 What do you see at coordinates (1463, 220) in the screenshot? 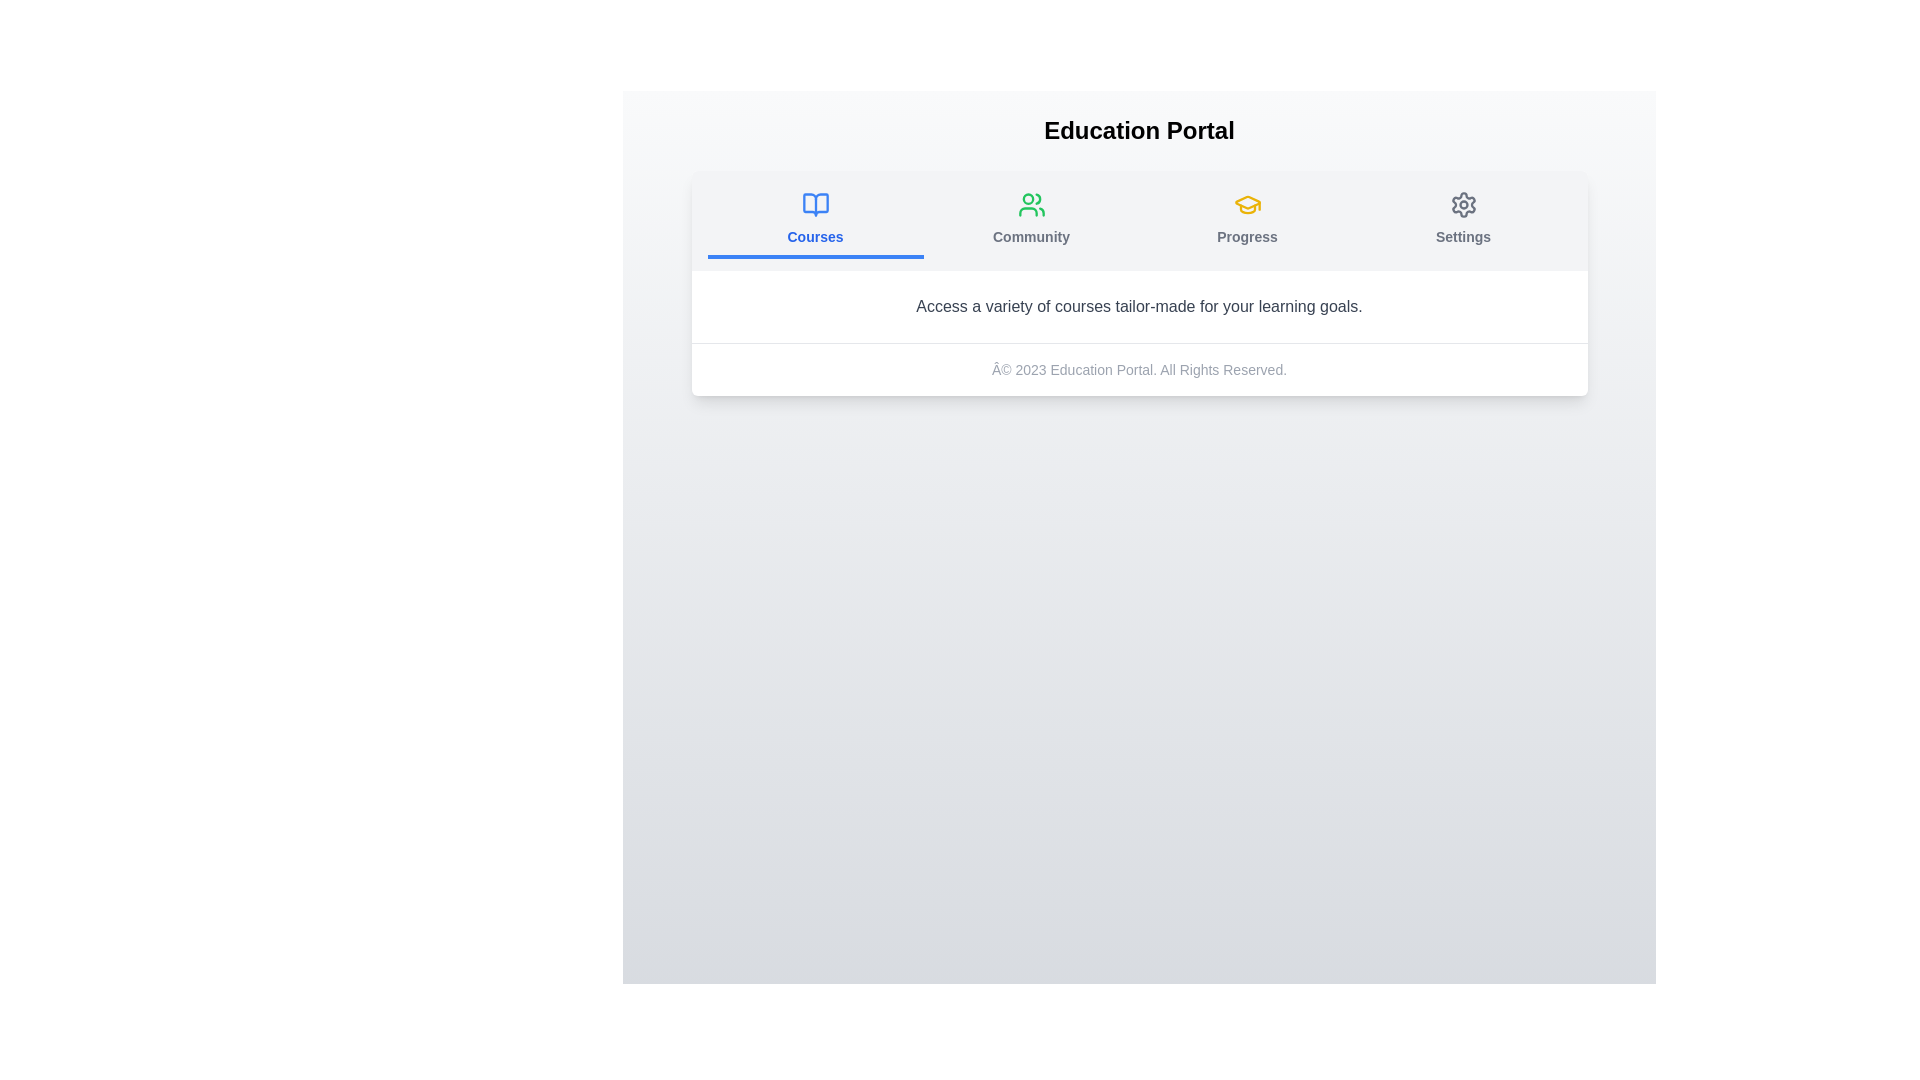
I see `the fourth tab menu item, which navigates to the 'Settings' section of the application, to emphasize its interactivity` at bounding box center [1463, 220].